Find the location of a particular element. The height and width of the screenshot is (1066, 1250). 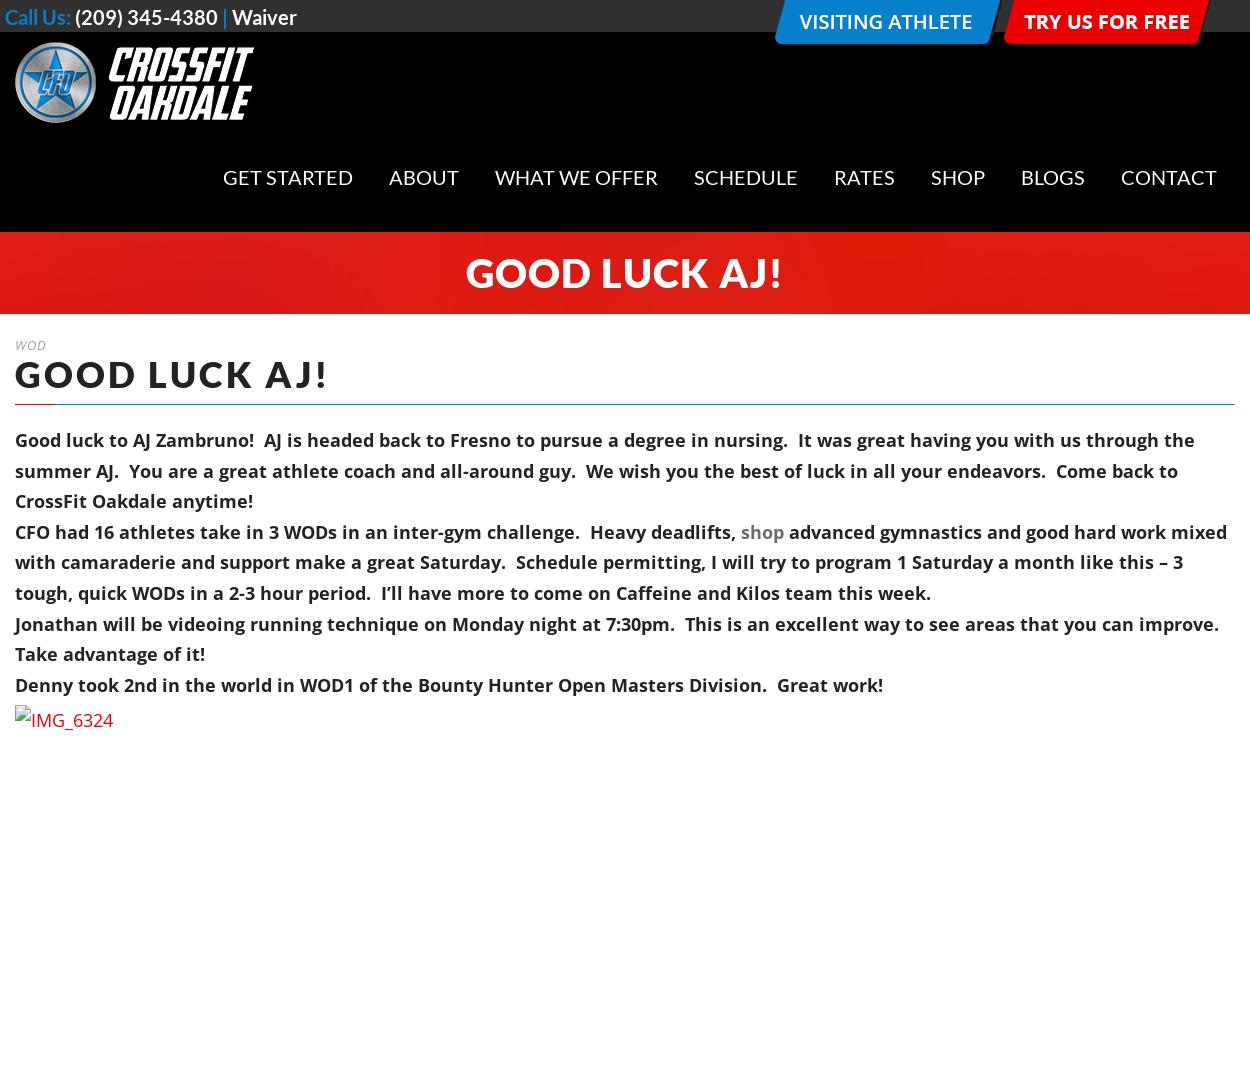

'Denny took 2nd in the world in WOD1 of the Bounty Hunter Open Masters Division.  Great work!' is located at coordinates (453, 683).